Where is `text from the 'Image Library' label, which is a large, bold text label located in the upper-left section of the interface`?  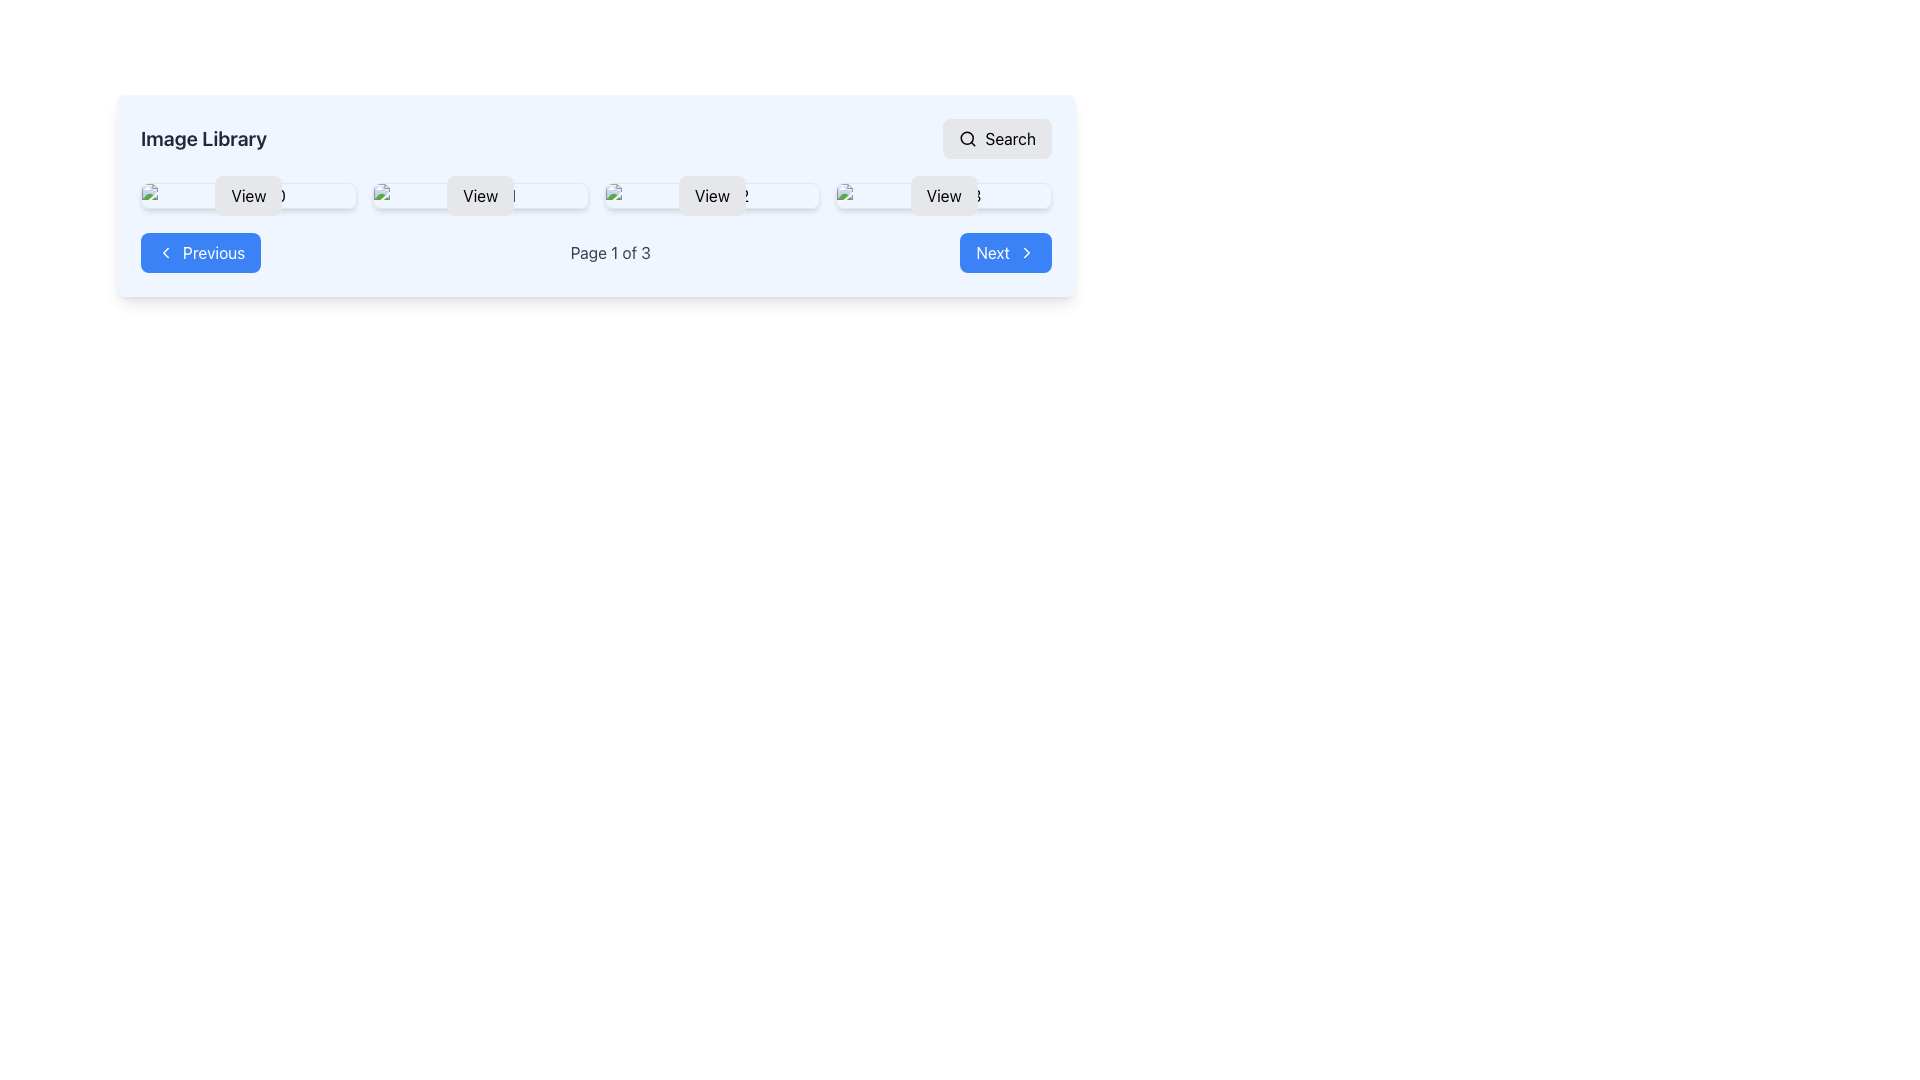 text from the 'Image Library' label, which is a large, bold text label located in the upper-left section of the interface is located at coordinates (204, 137).